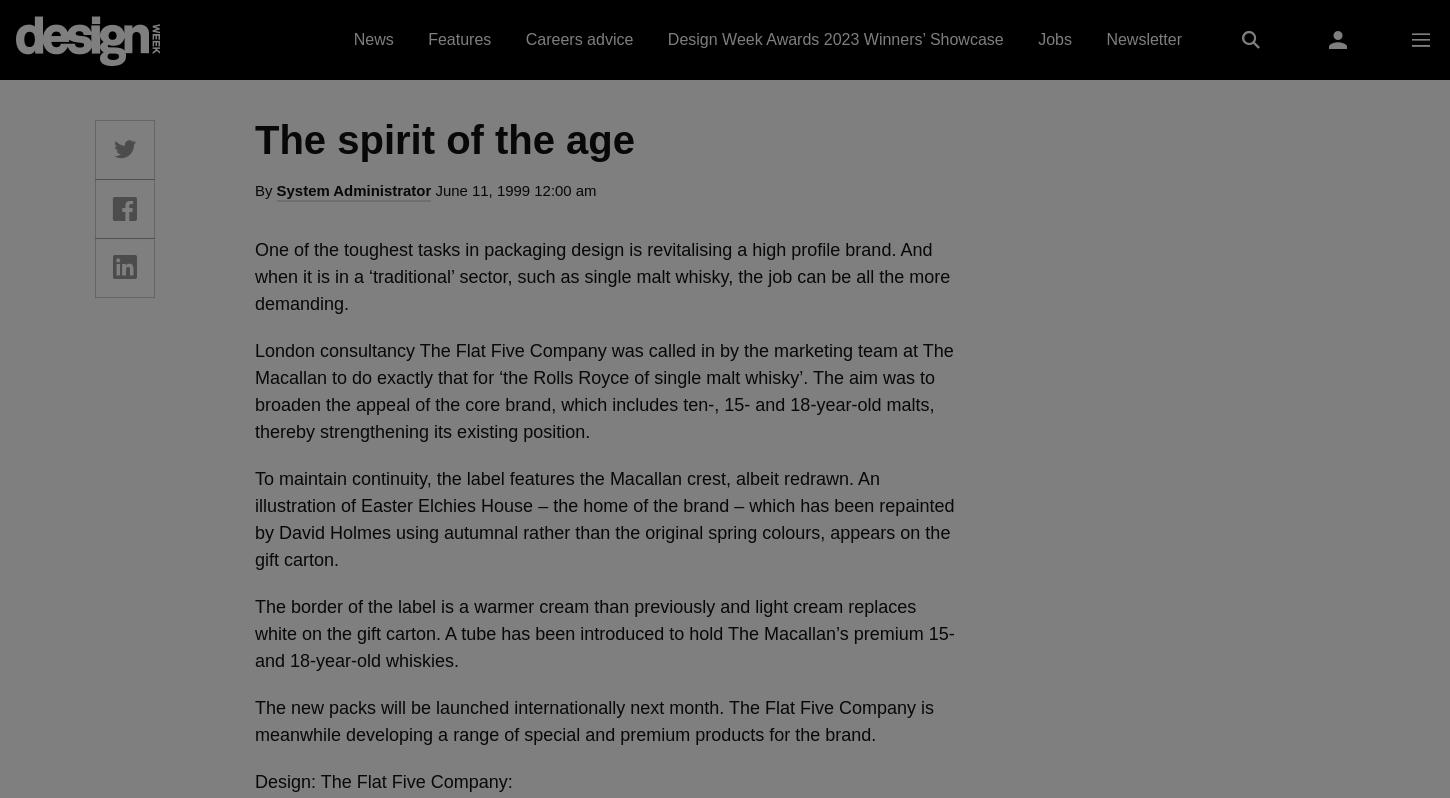 The height and width of the screenshot is (798, 1450). I want to click on 'Design: The Flat Five Company:', so click(382, 781).